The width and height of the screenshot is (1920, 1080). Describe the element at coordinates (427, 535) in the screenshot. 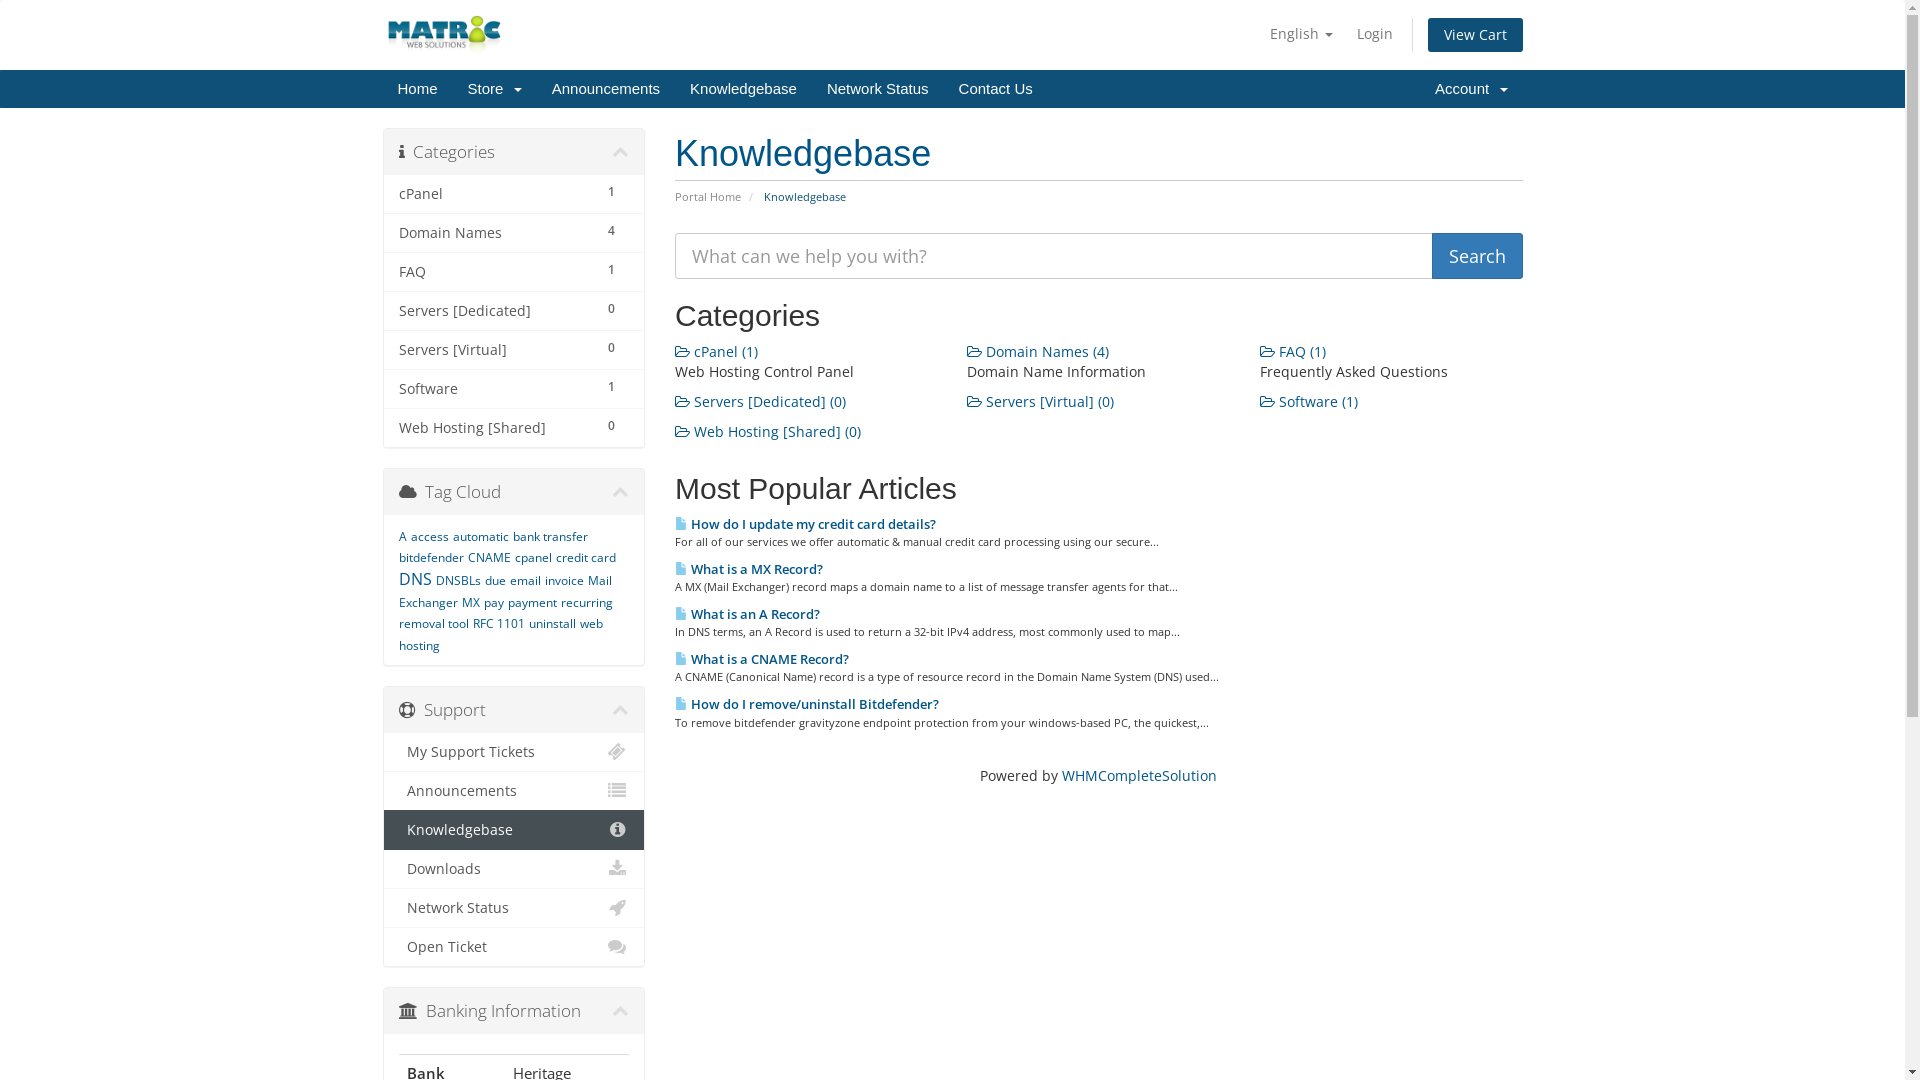

I see `'access'` at that location.